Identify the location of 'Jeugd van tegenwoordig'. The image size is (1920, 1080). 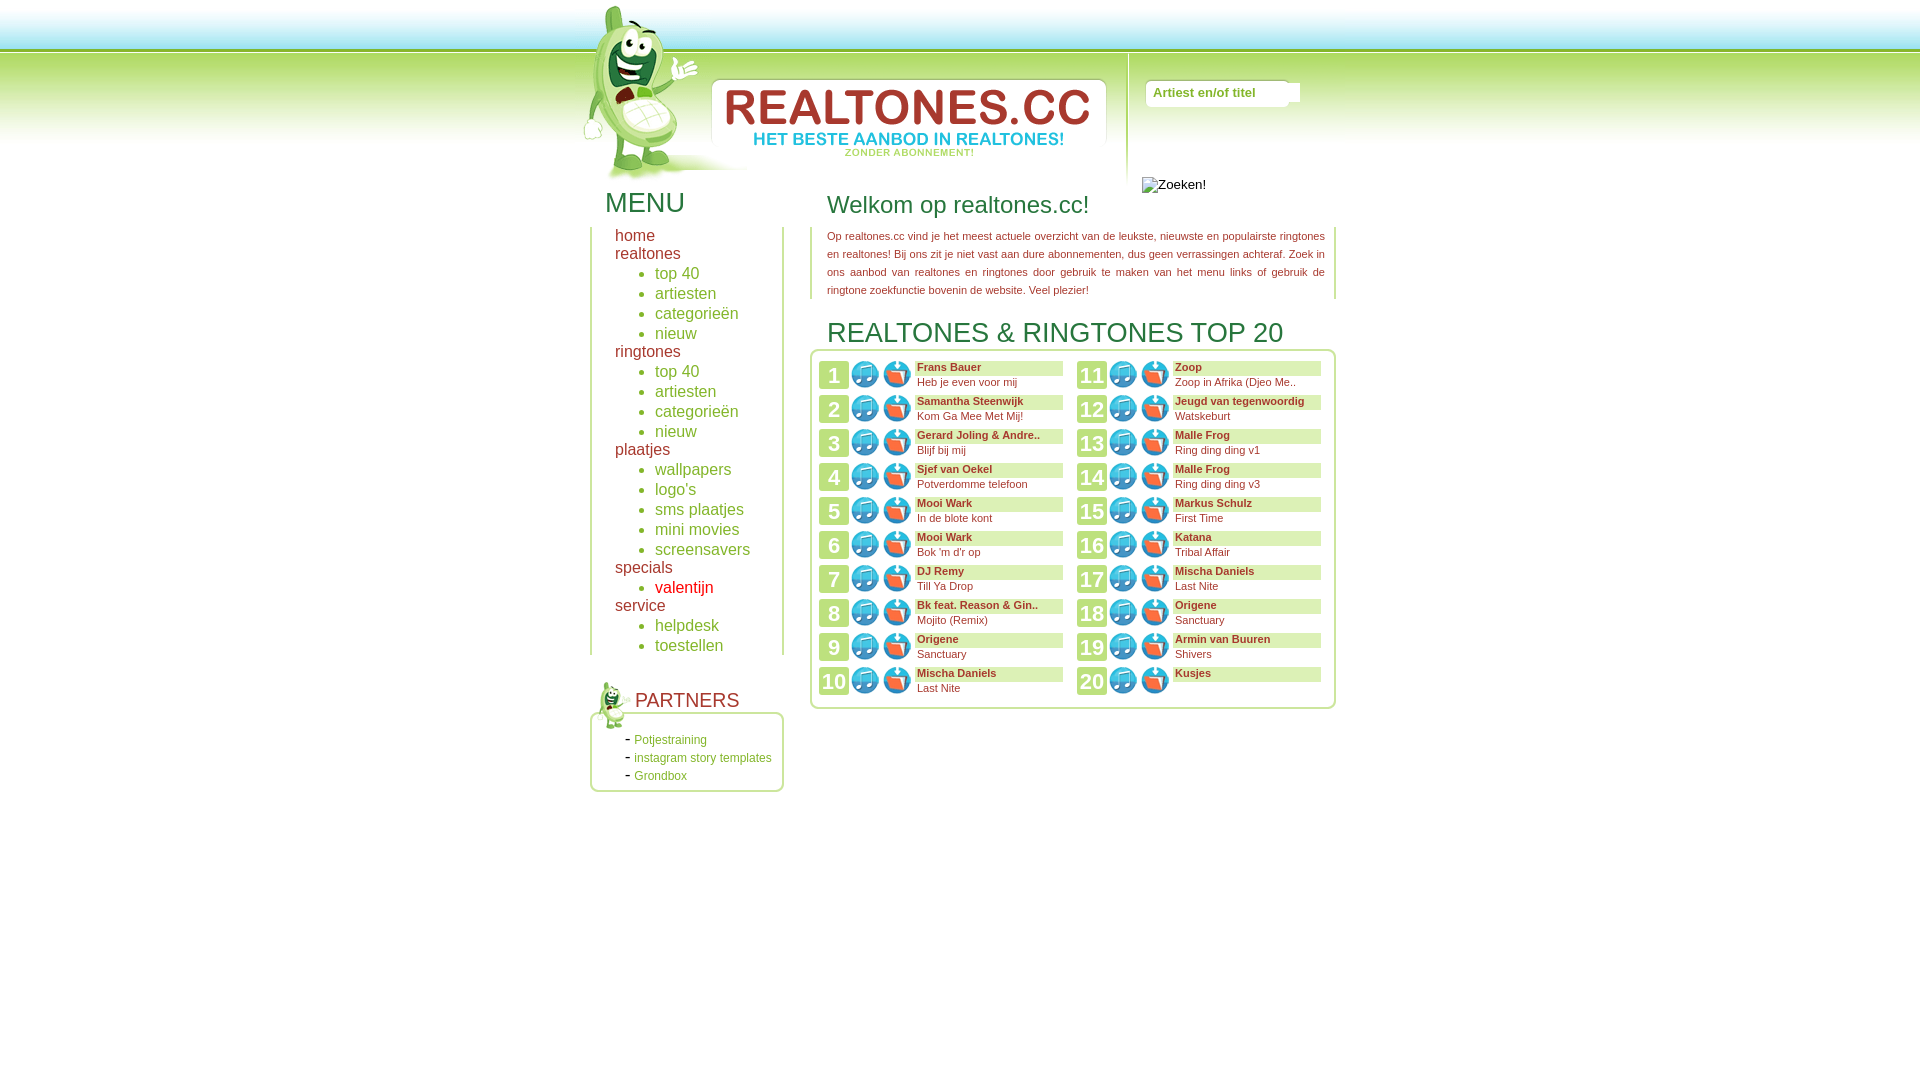
(1175, 401).